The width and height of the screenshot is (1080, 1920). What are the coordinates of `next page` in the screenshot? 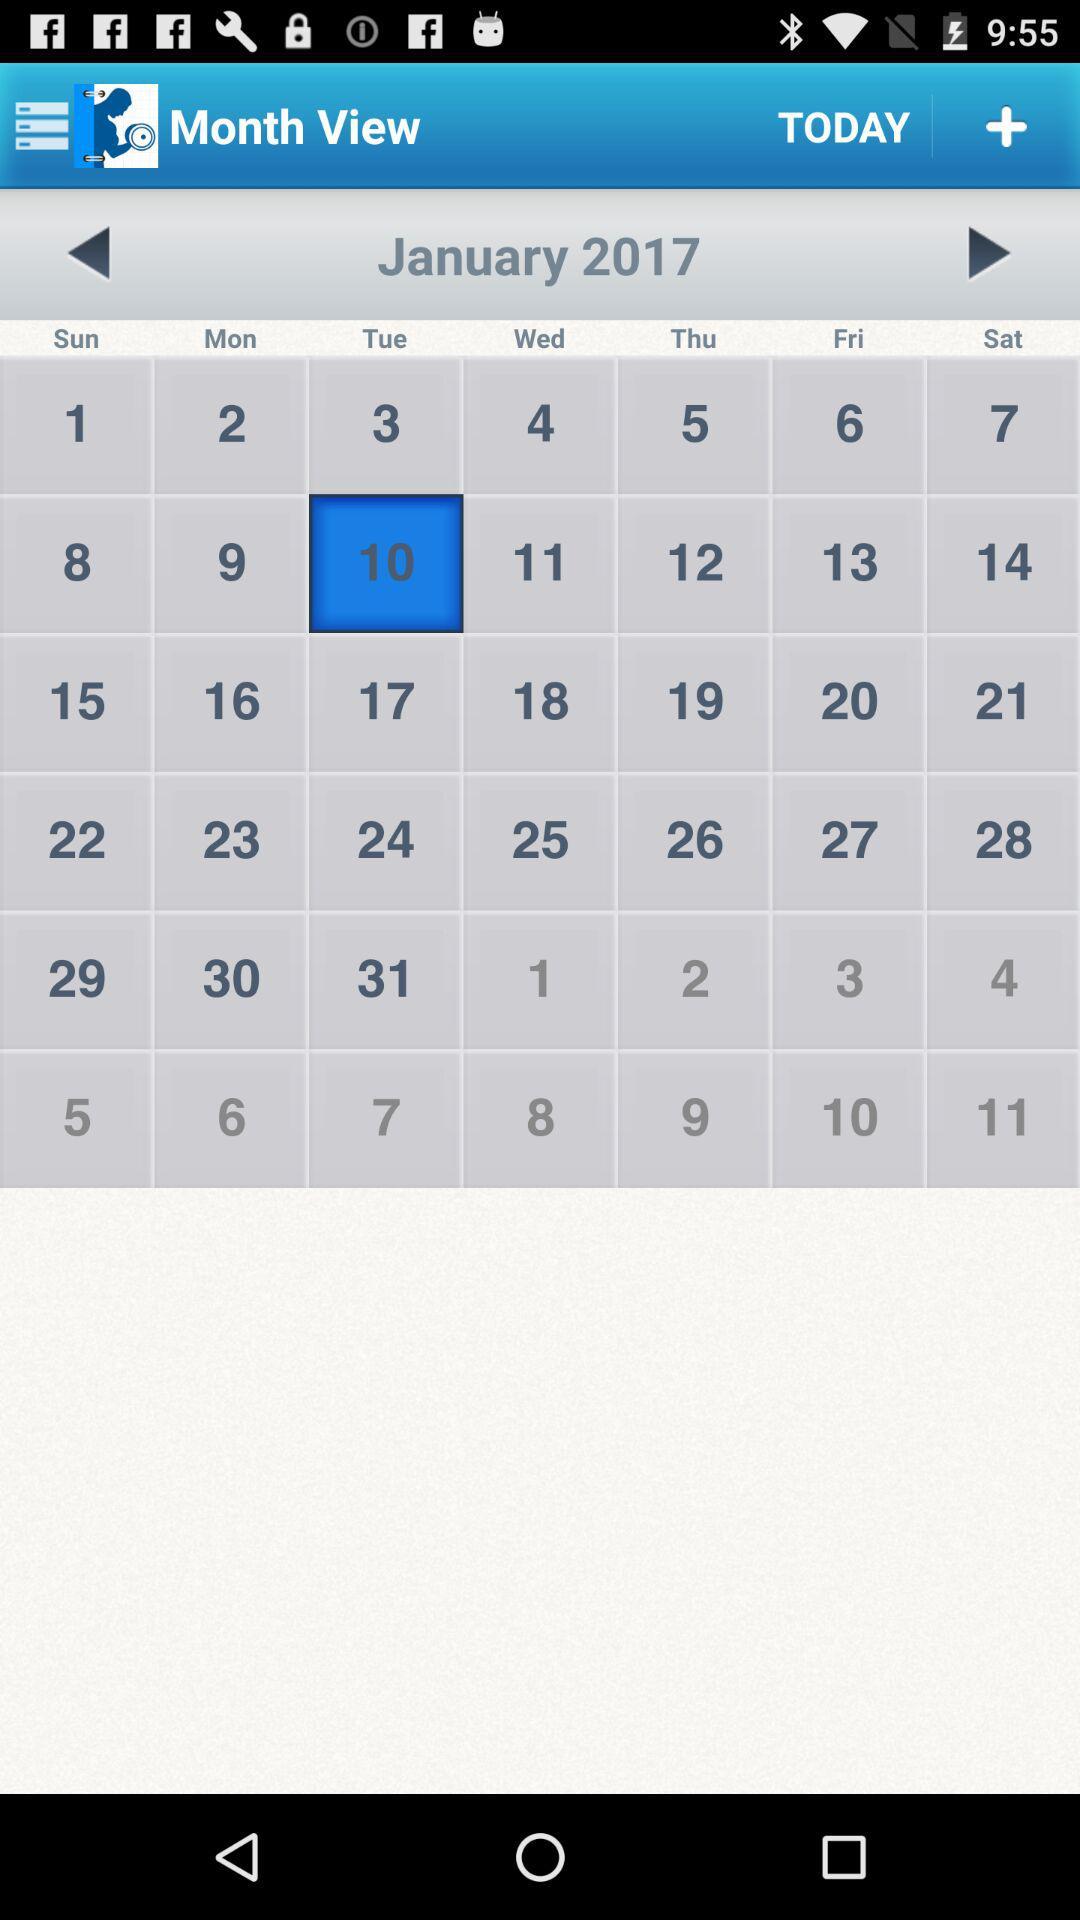 It's located at (988, 253).